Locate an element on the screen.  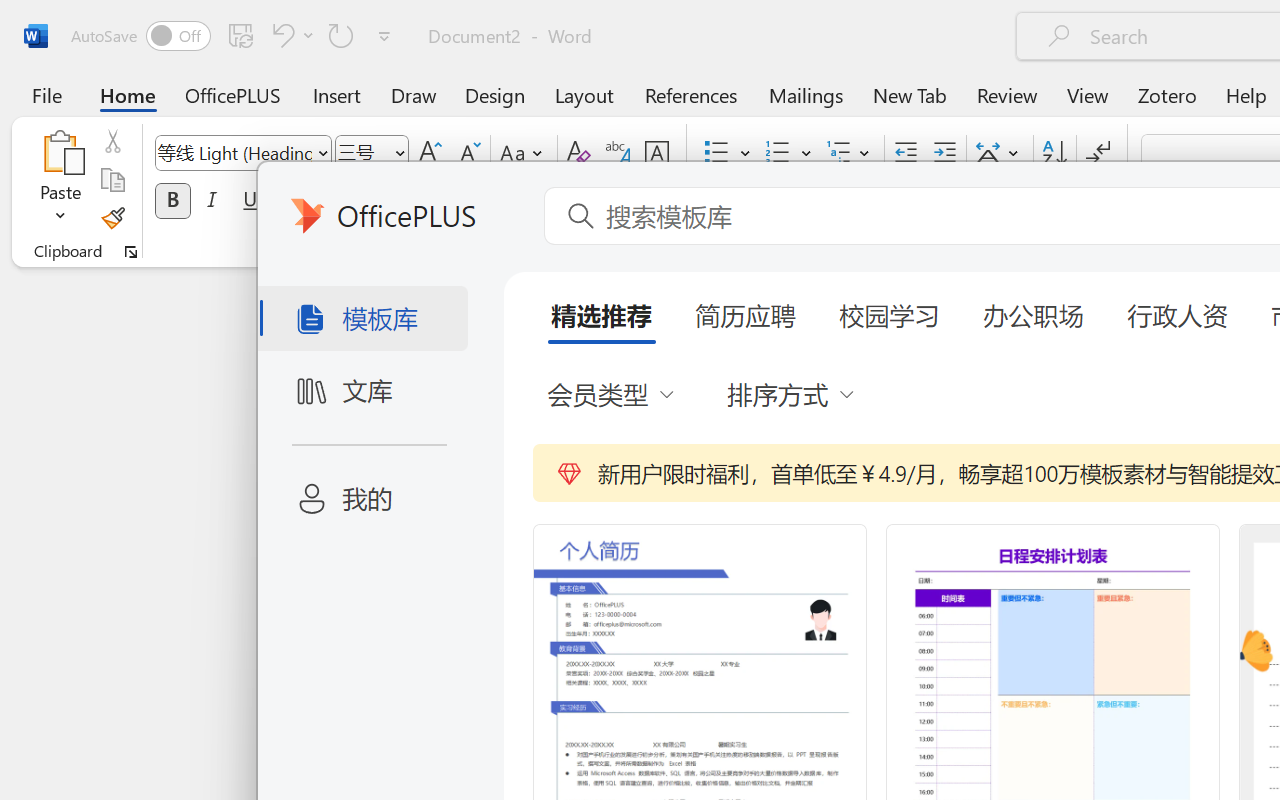
'Review' is located at coordinates (1007, 94).